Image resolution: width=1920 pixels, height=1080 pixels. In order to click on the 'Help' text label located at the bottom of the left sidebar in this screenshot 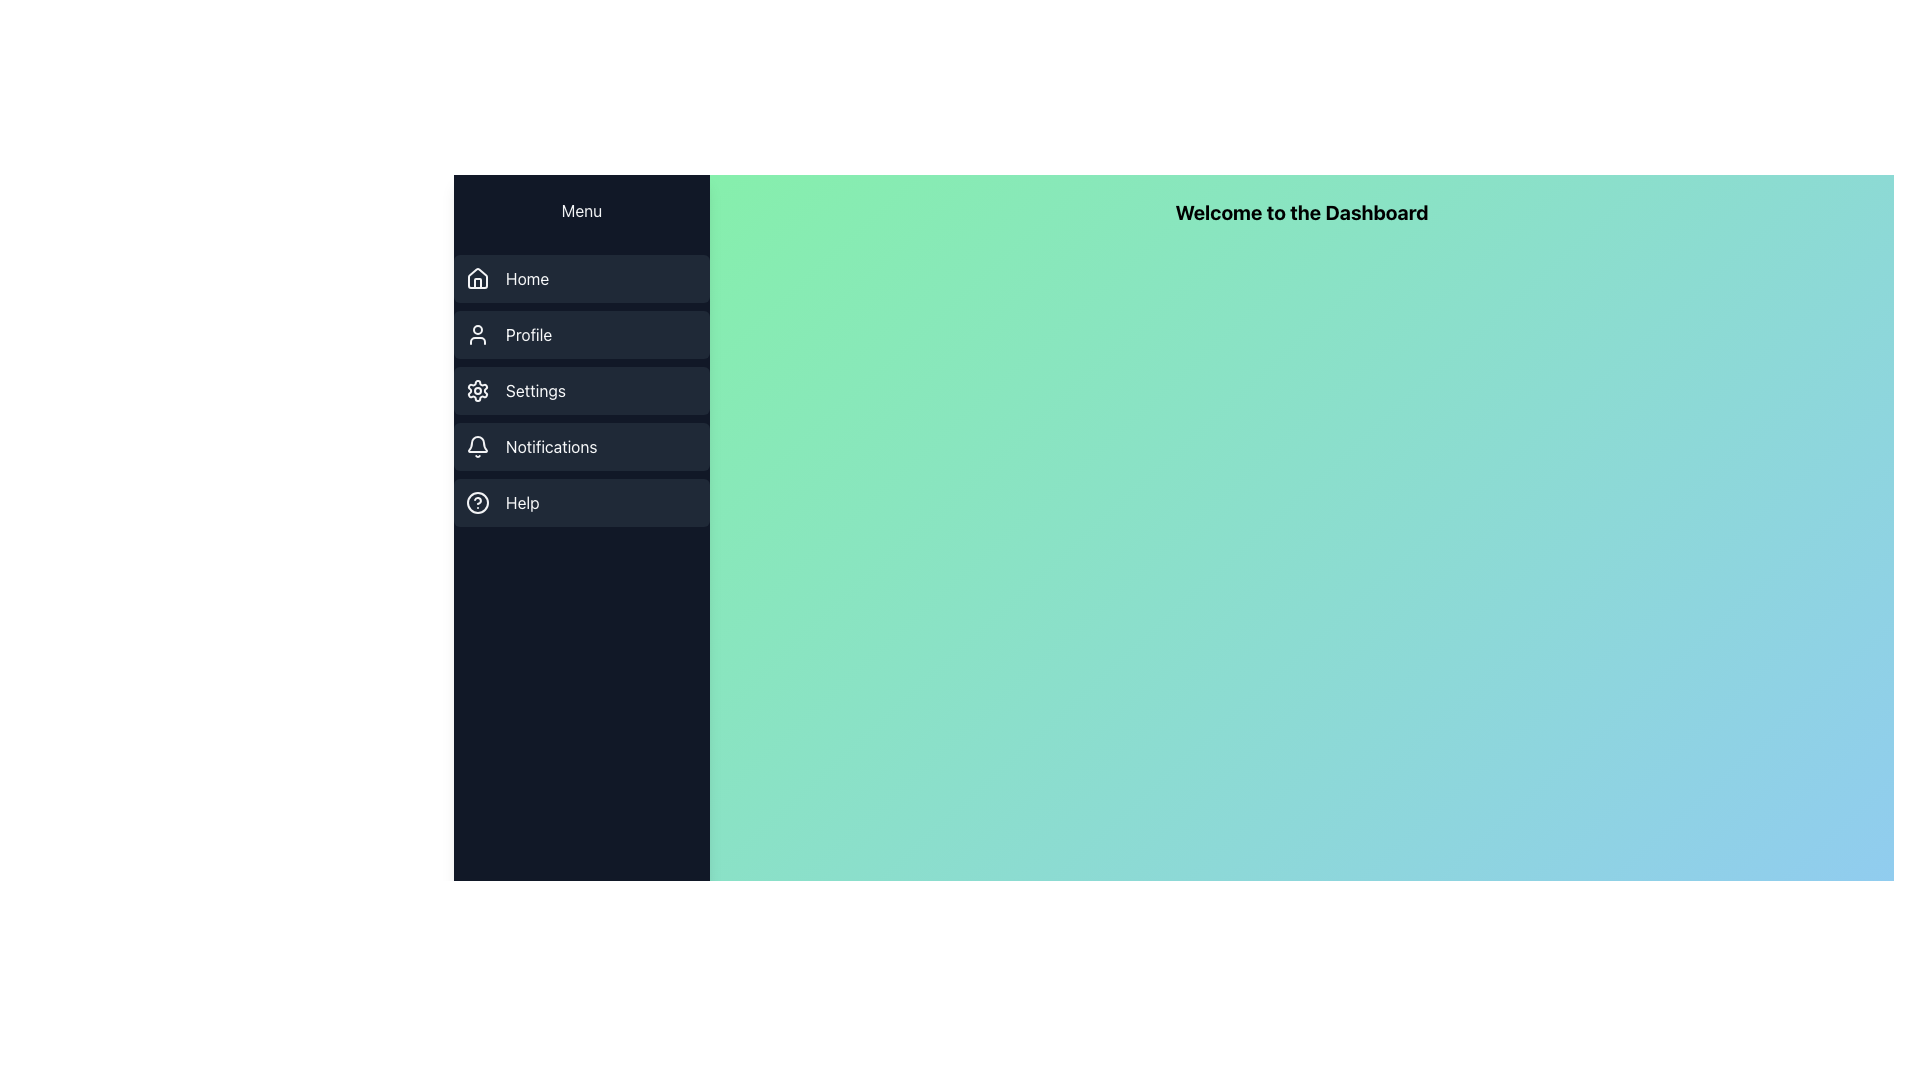, I will do `click(522, 501)`.